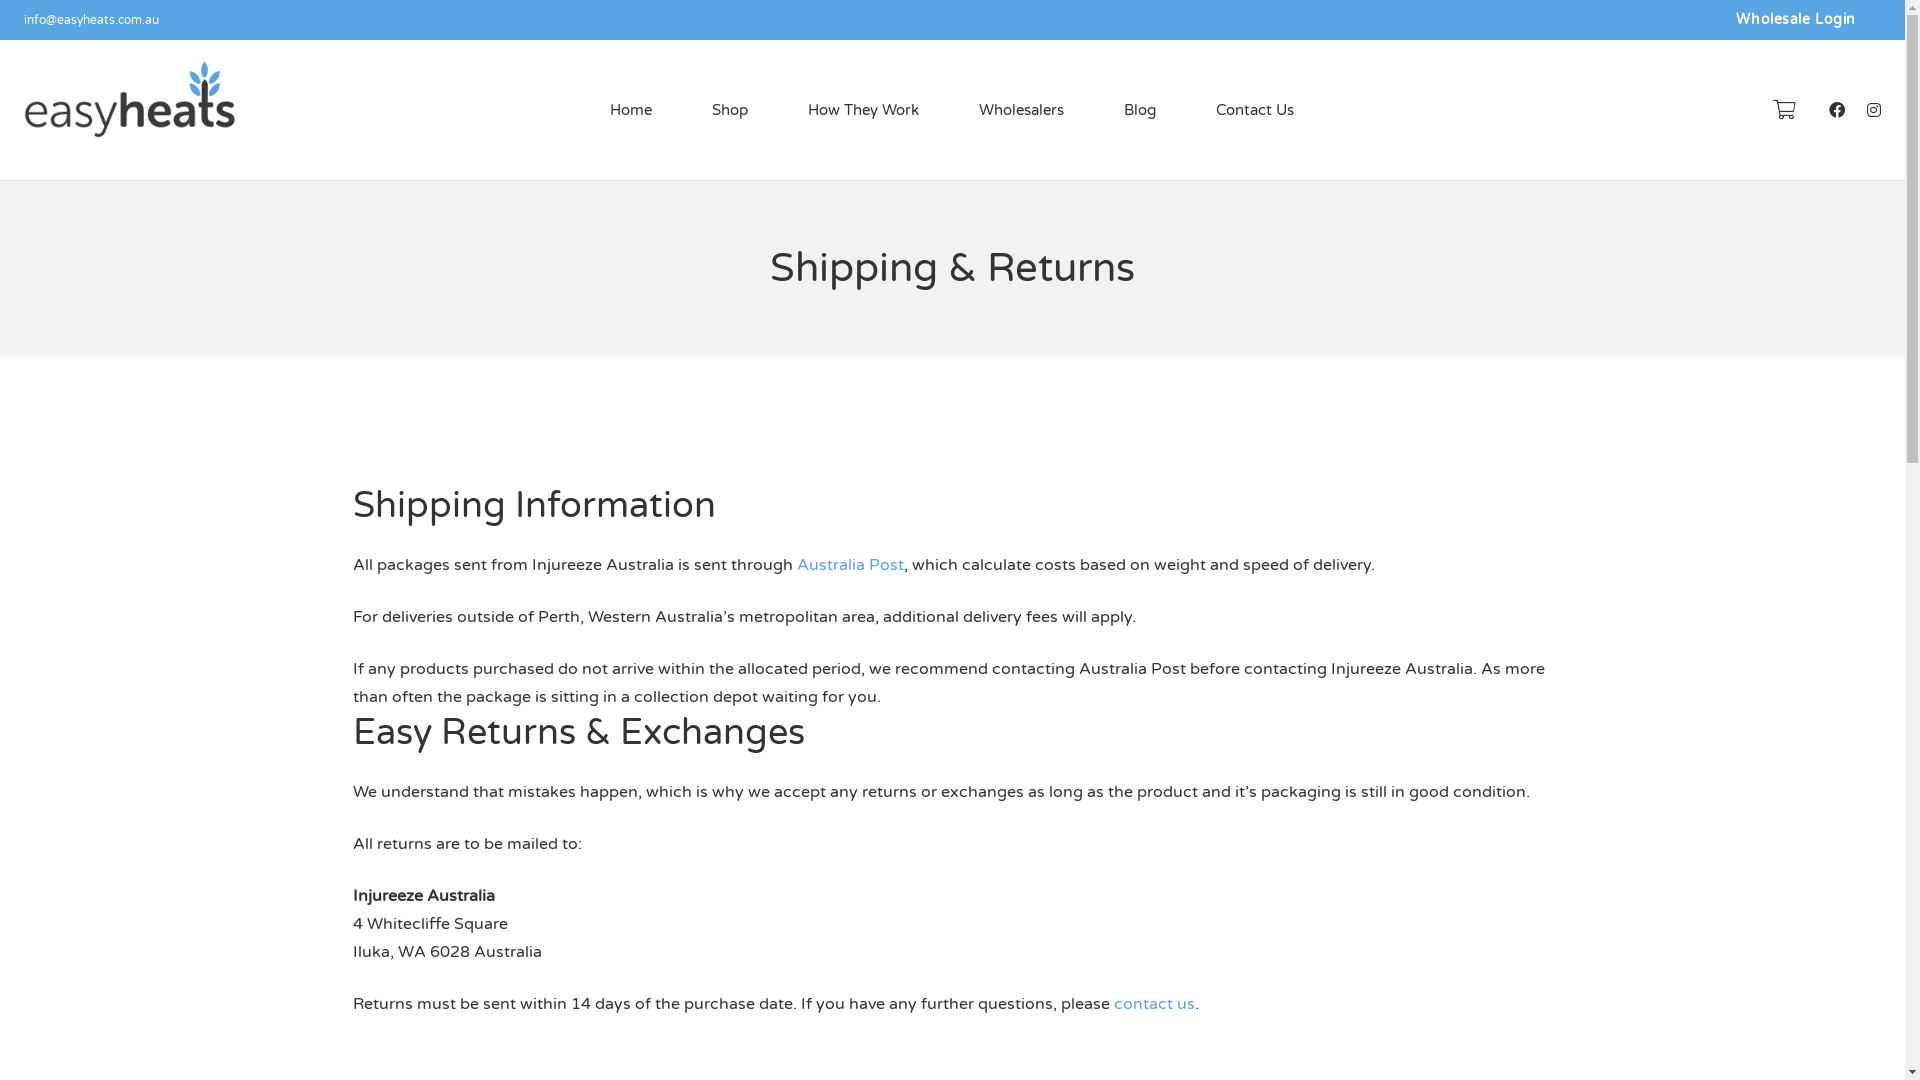 The width and height of the screenshot is (1920, 1080). What do you see at coordinates (1185, 110) in the screenshot?
I see `'Contact Us'` at bounding box center [1185, 110].